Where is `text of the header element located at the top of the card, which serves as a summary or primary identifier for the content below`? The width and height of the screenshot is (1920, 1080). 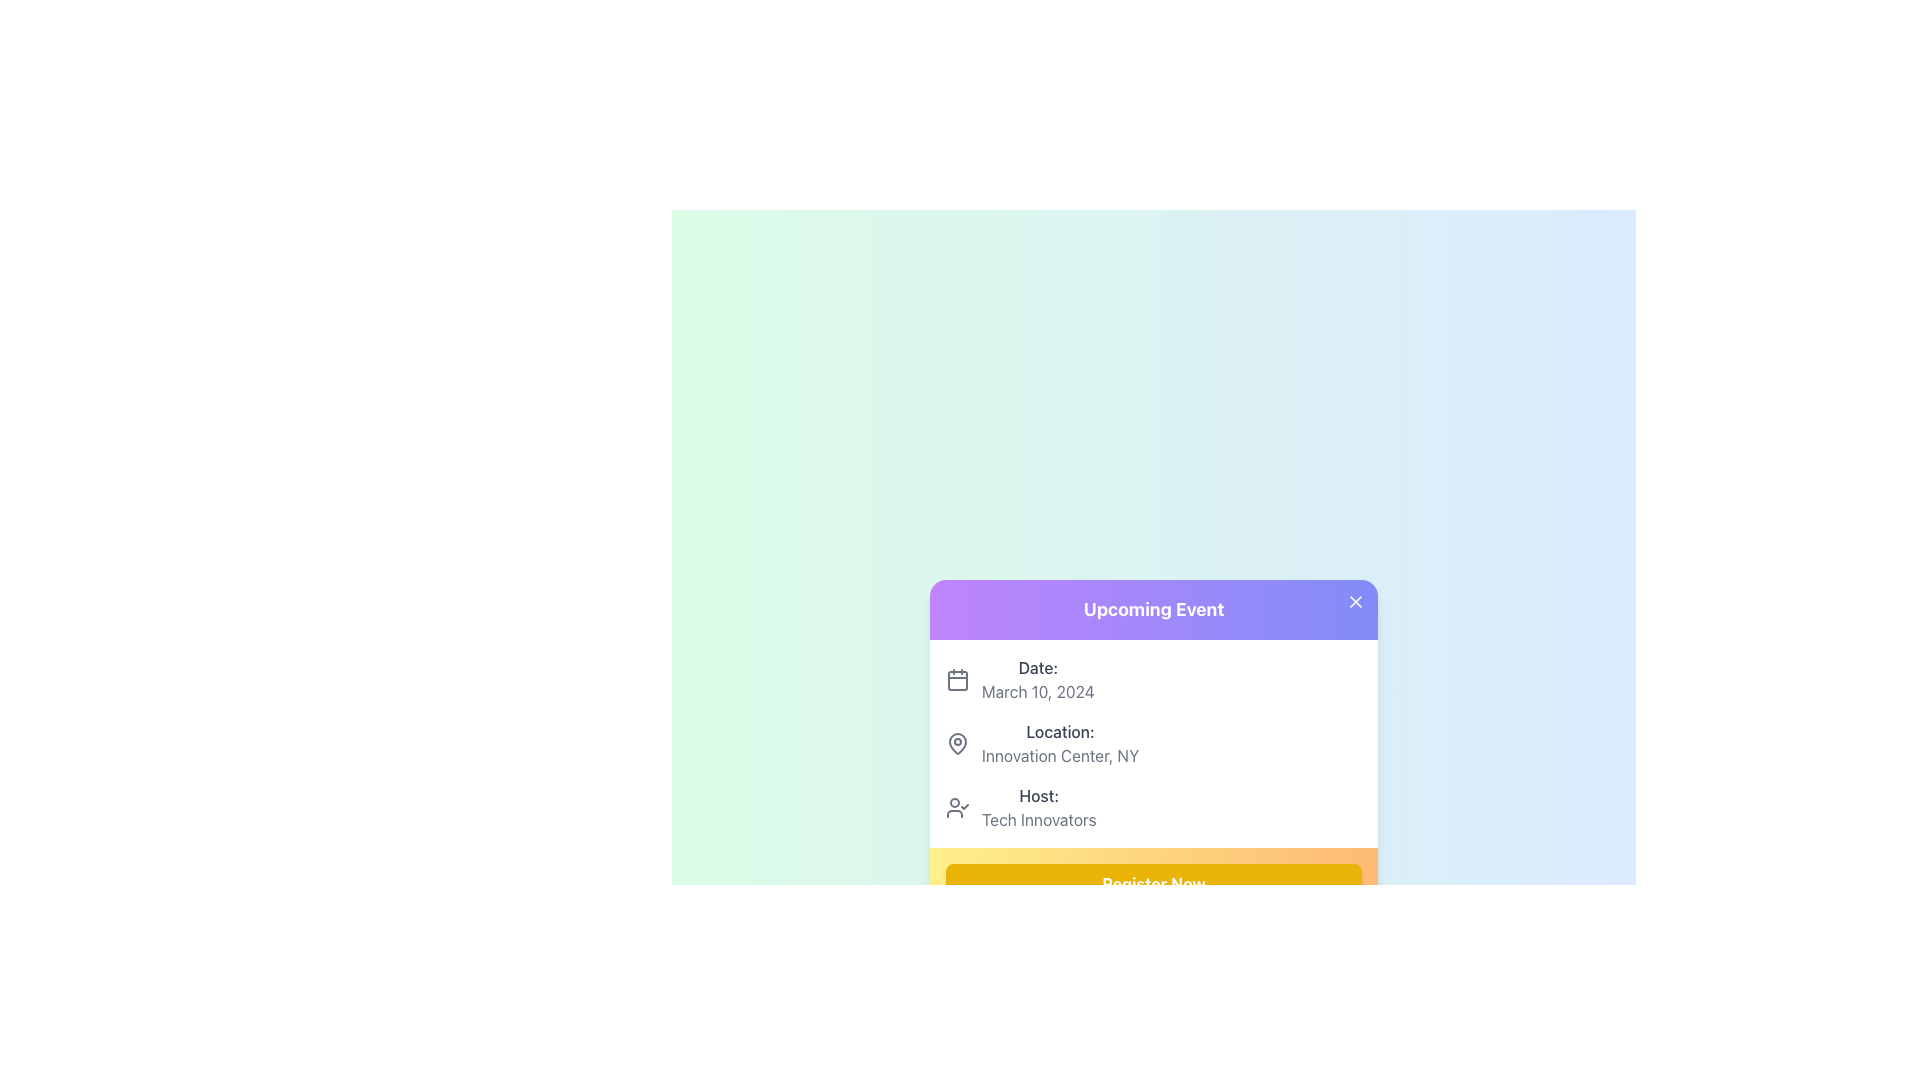
text of the header element located at the top of the card, which serves as a summary or primary identifier for the content below is located at coordinates (1153, 608).